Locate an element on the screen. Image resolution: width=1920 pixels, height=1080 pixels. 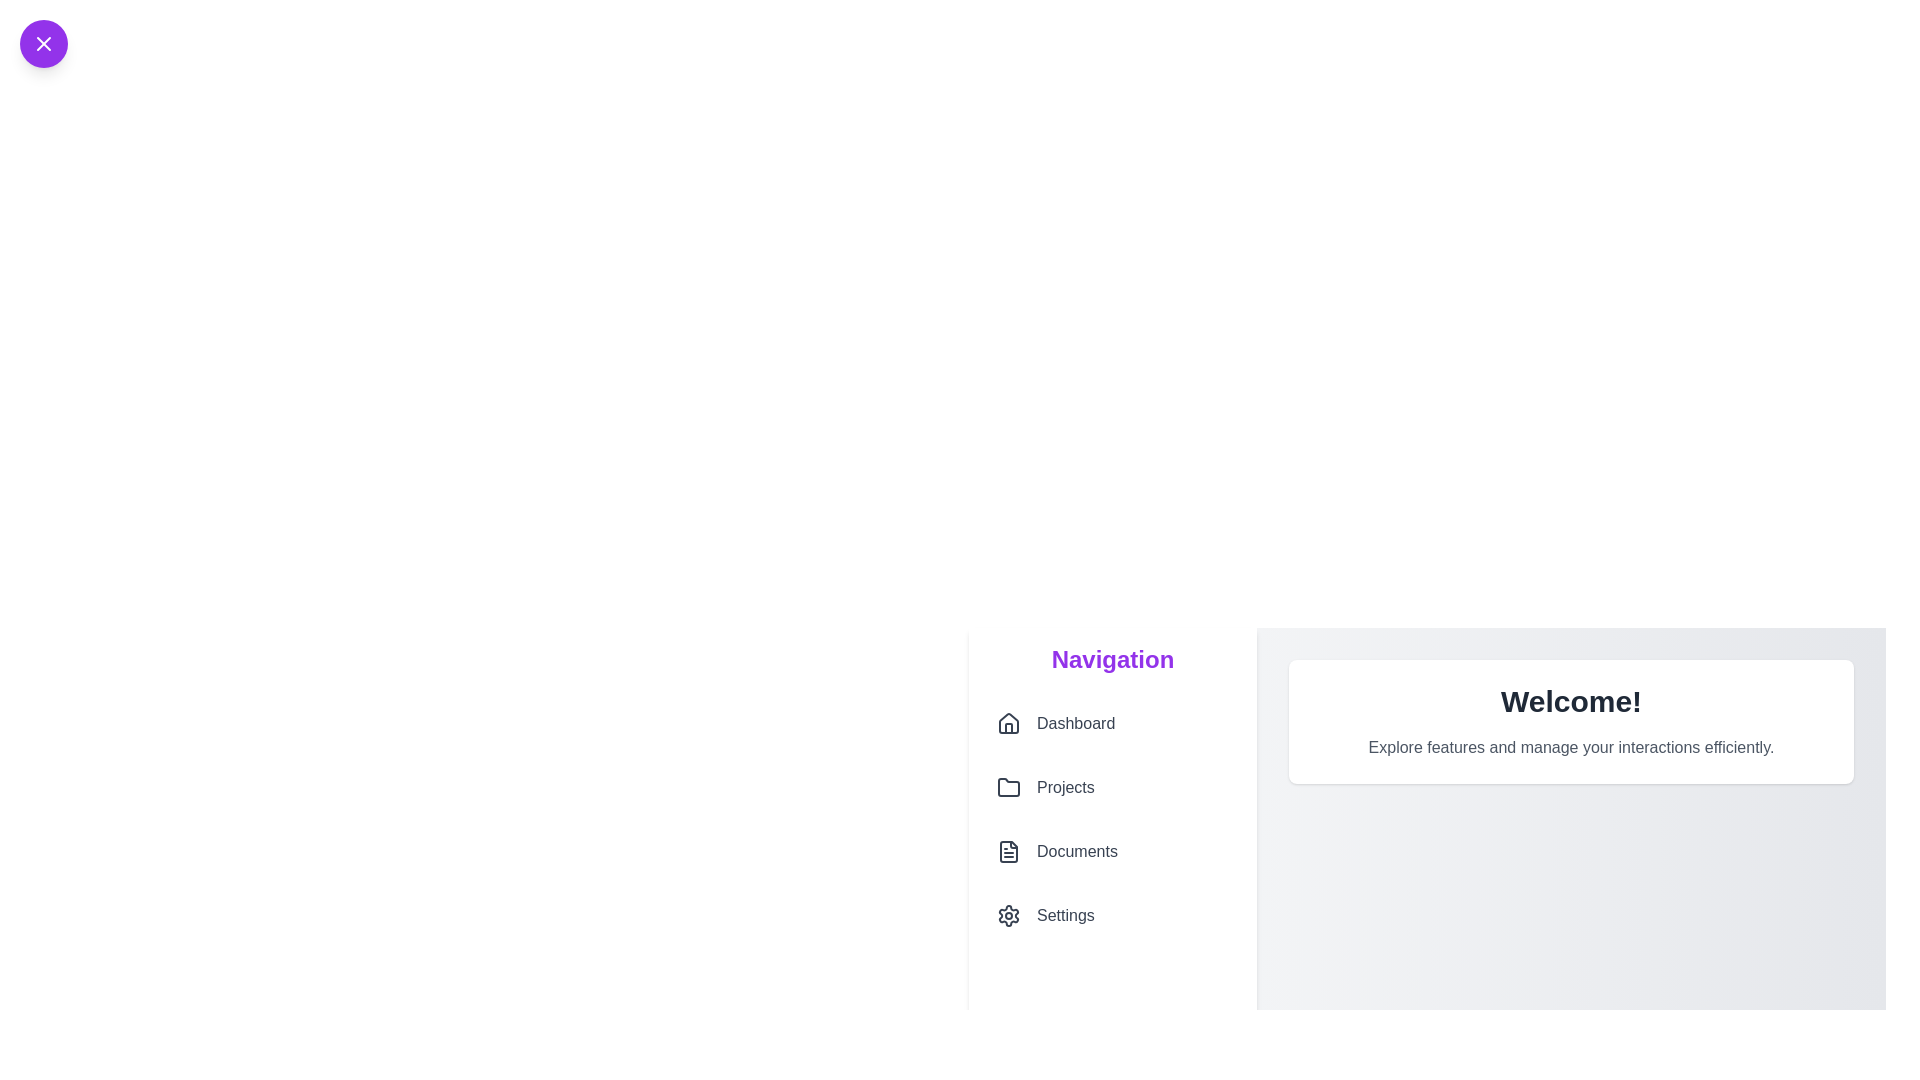
the navigation menu item Dashboard is located at coordinates (1112, 724).